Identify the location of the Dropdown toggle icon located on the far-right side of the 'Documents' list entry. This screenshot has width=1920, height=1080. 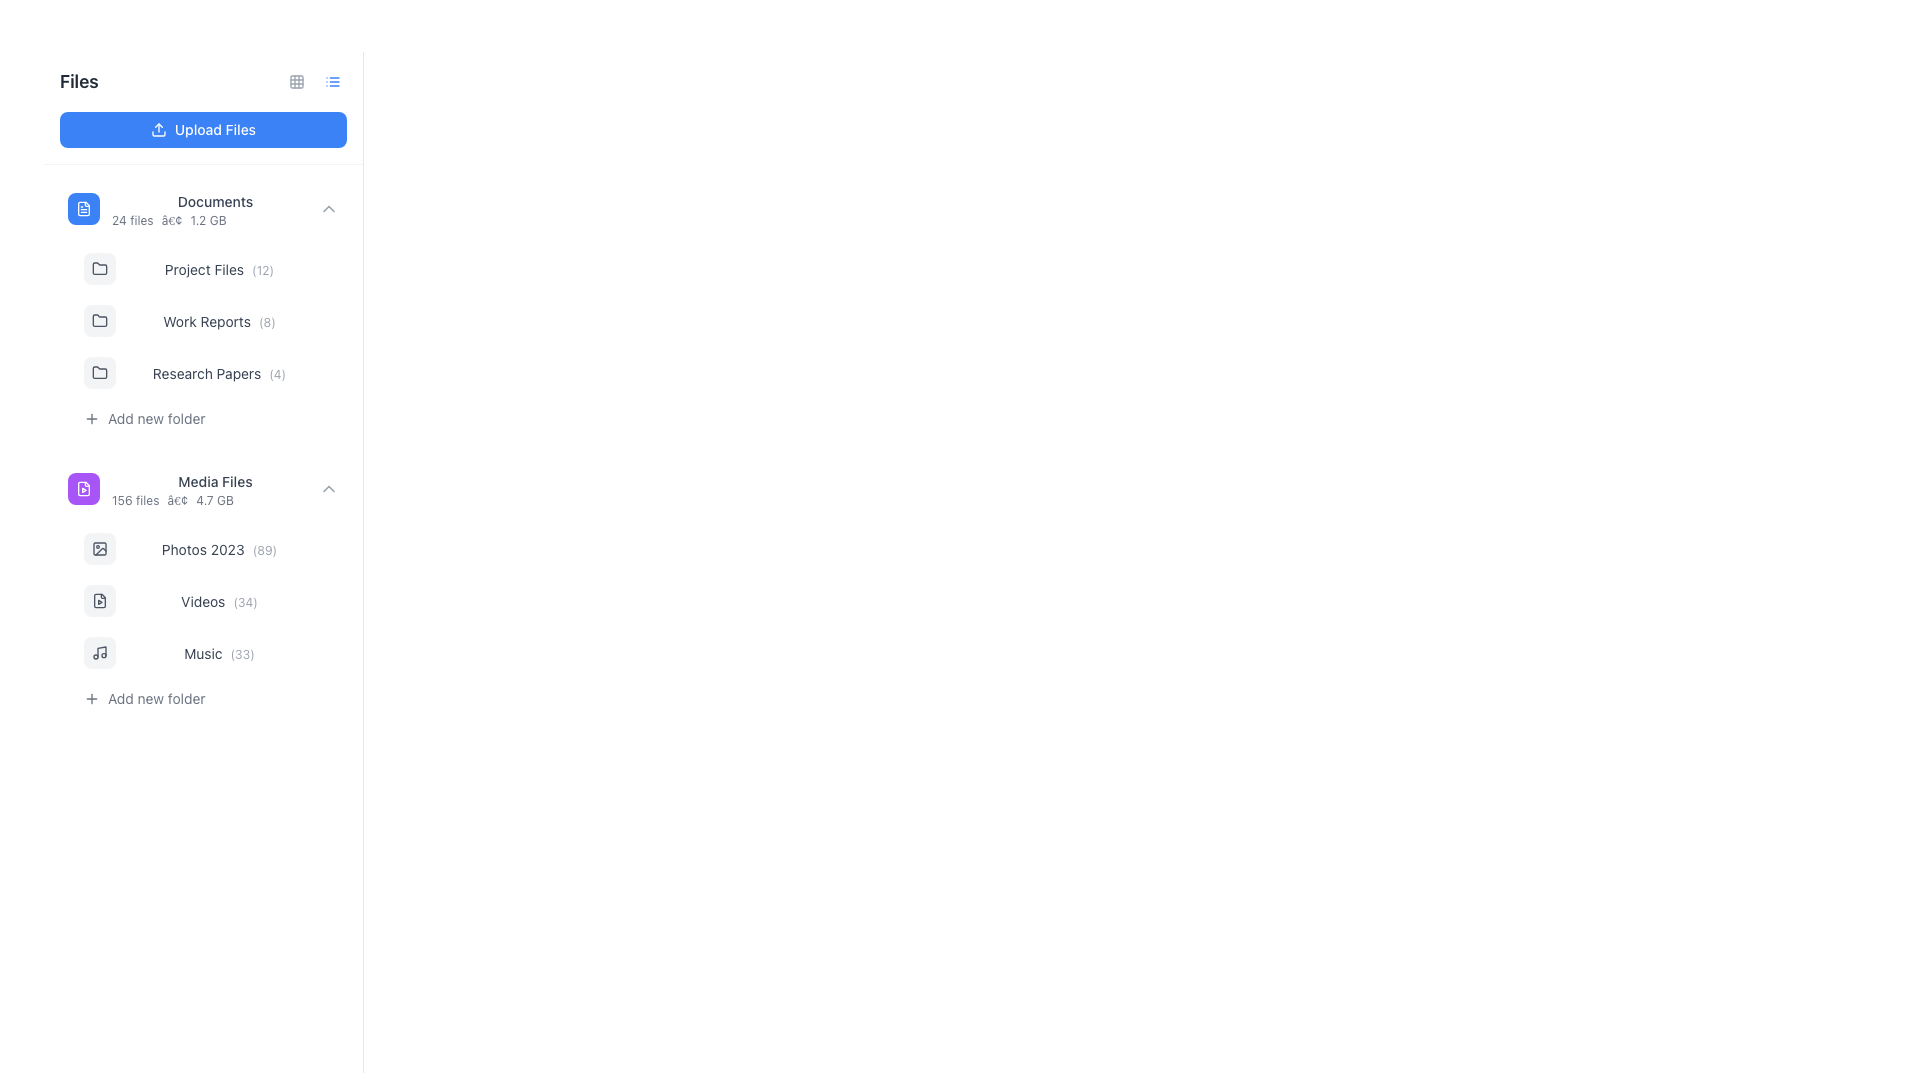
(329, 208).